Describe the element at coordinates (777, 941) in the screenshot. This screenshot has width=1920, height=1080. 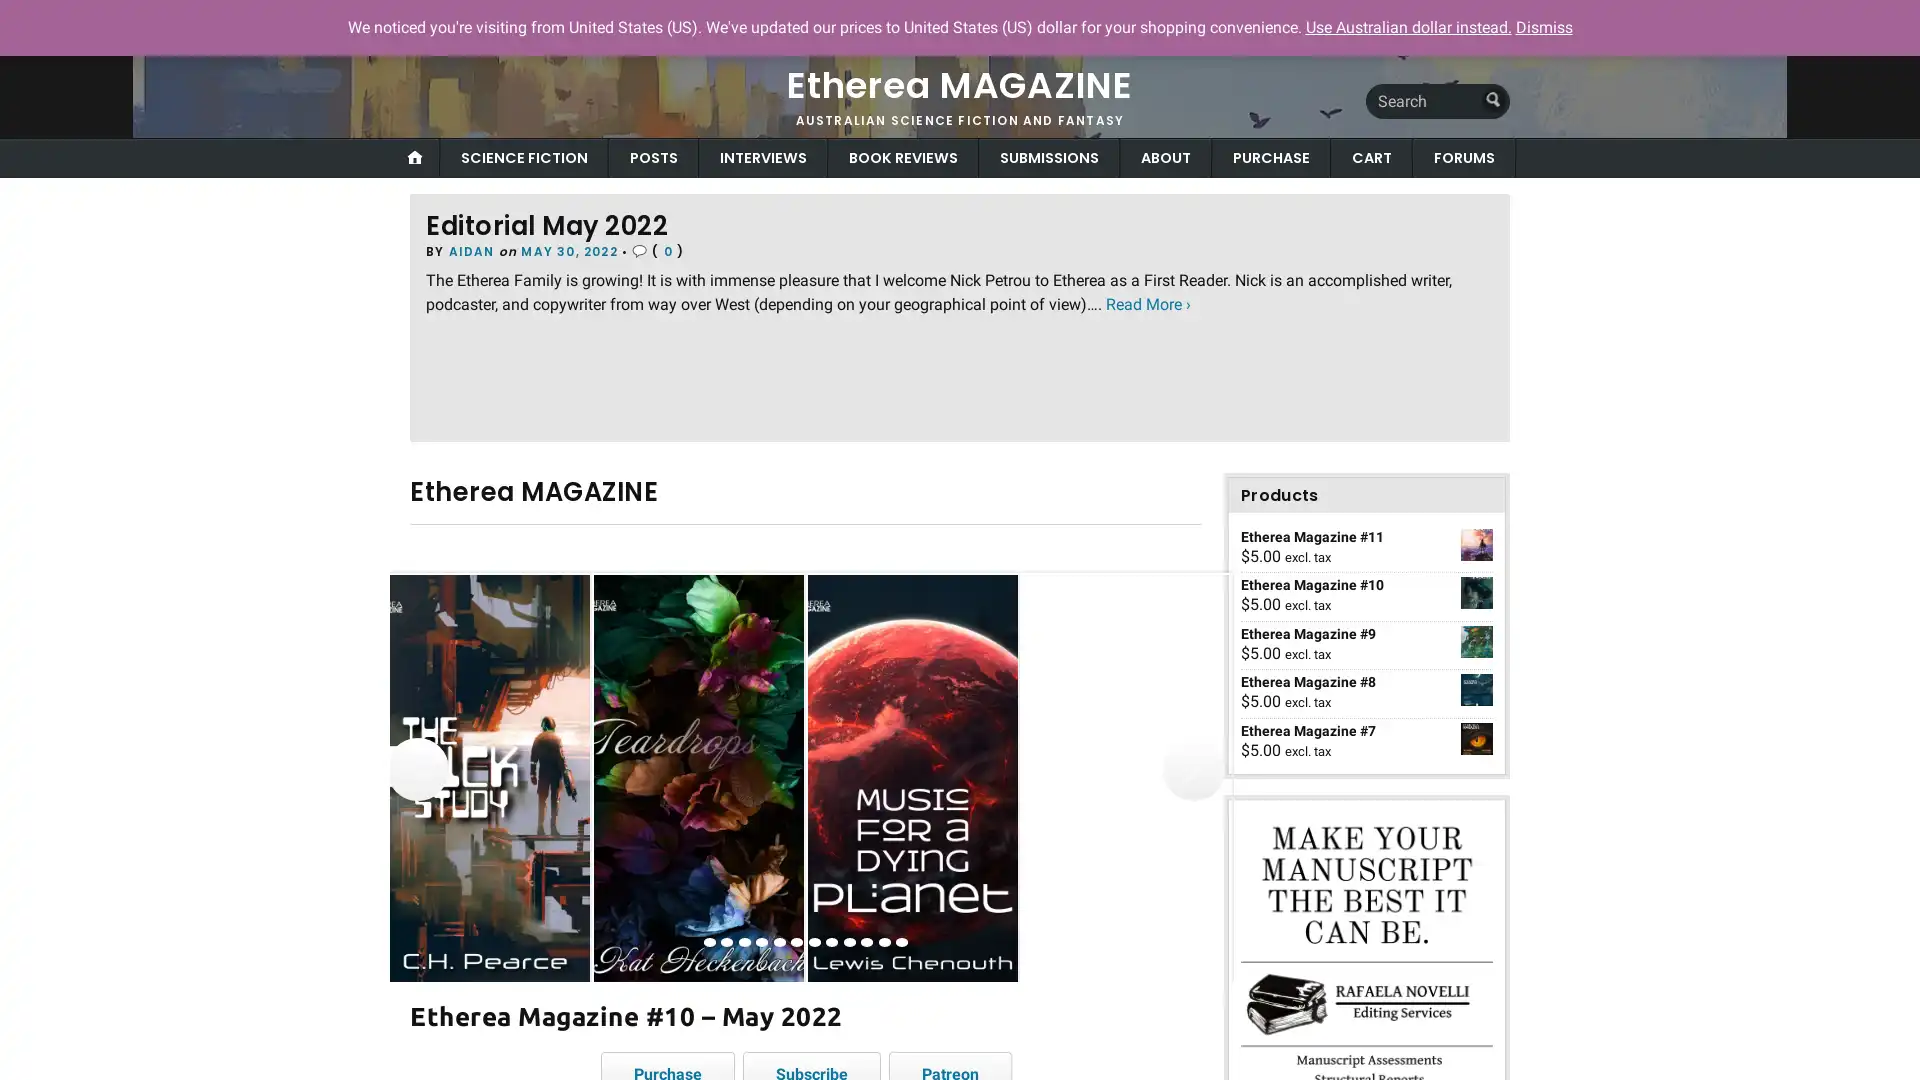
I see `view image 5 of 12 in carousel` at that location.